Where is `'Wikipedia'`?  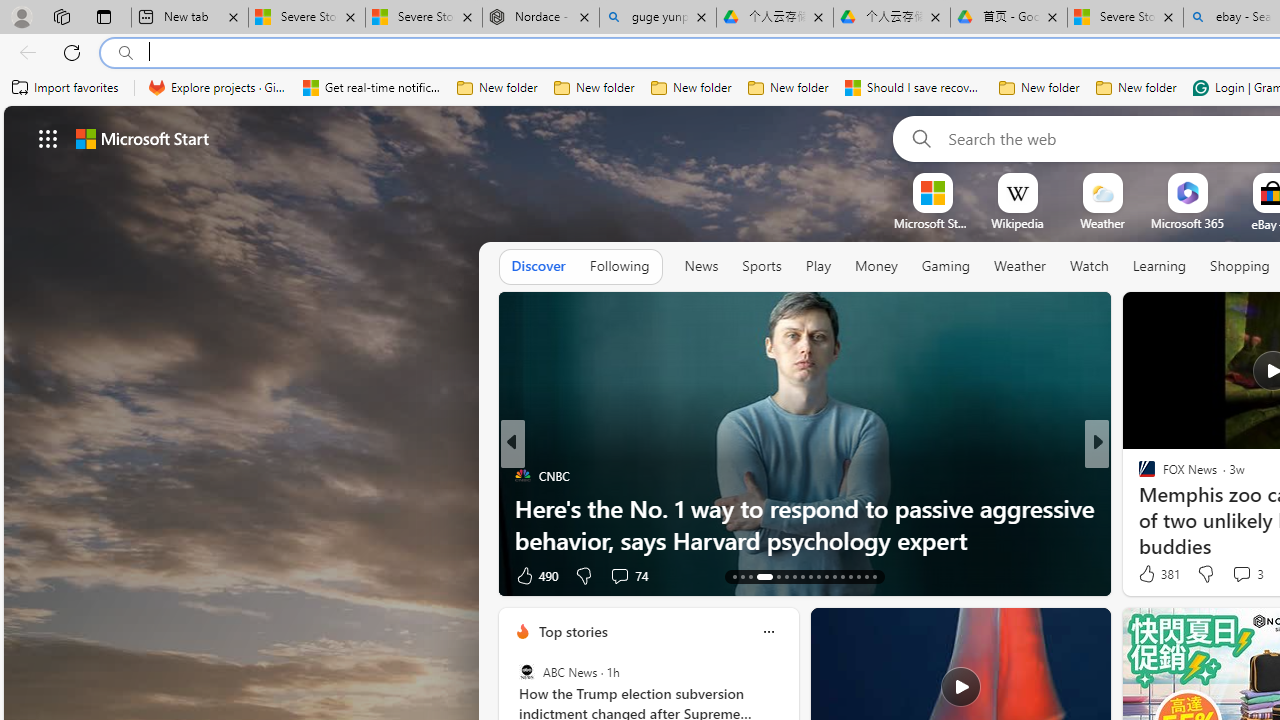
'Wikipedia' is located at coordinates (1017, 223).